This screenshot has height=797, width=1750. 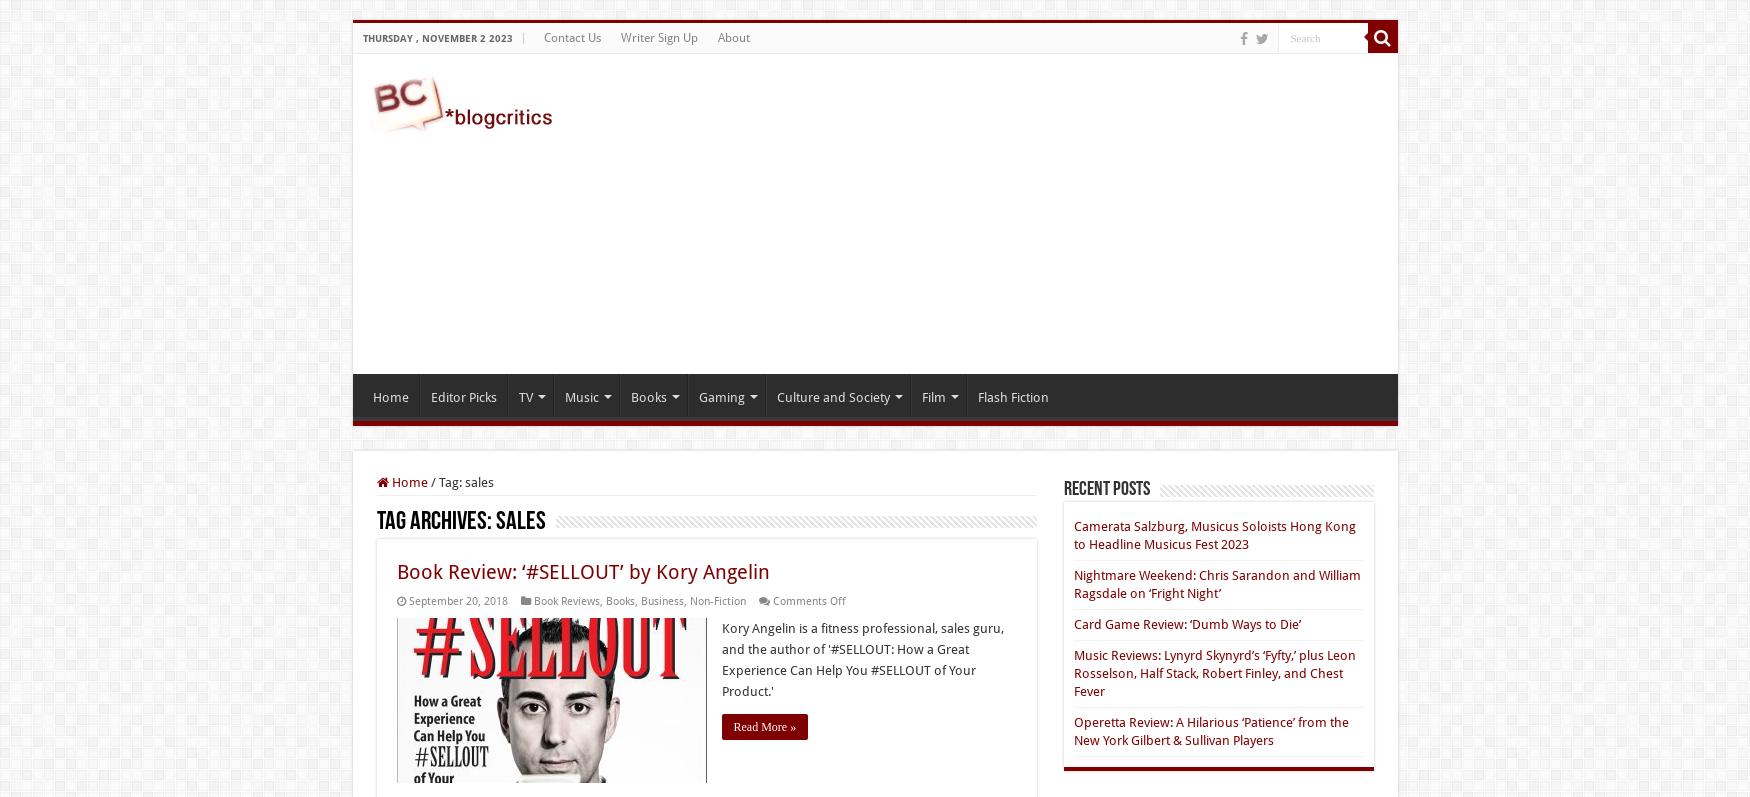 What do you see at coordinates (1213, 673) in the screenshot?
I see `'Music Reviews: Lynyrd Skynyrd’s ‘Fyfty,’ plus Leon Rosselson, Half Stack, Robert Finley, and Chest Fever'` at bounding box center [1213, 673].